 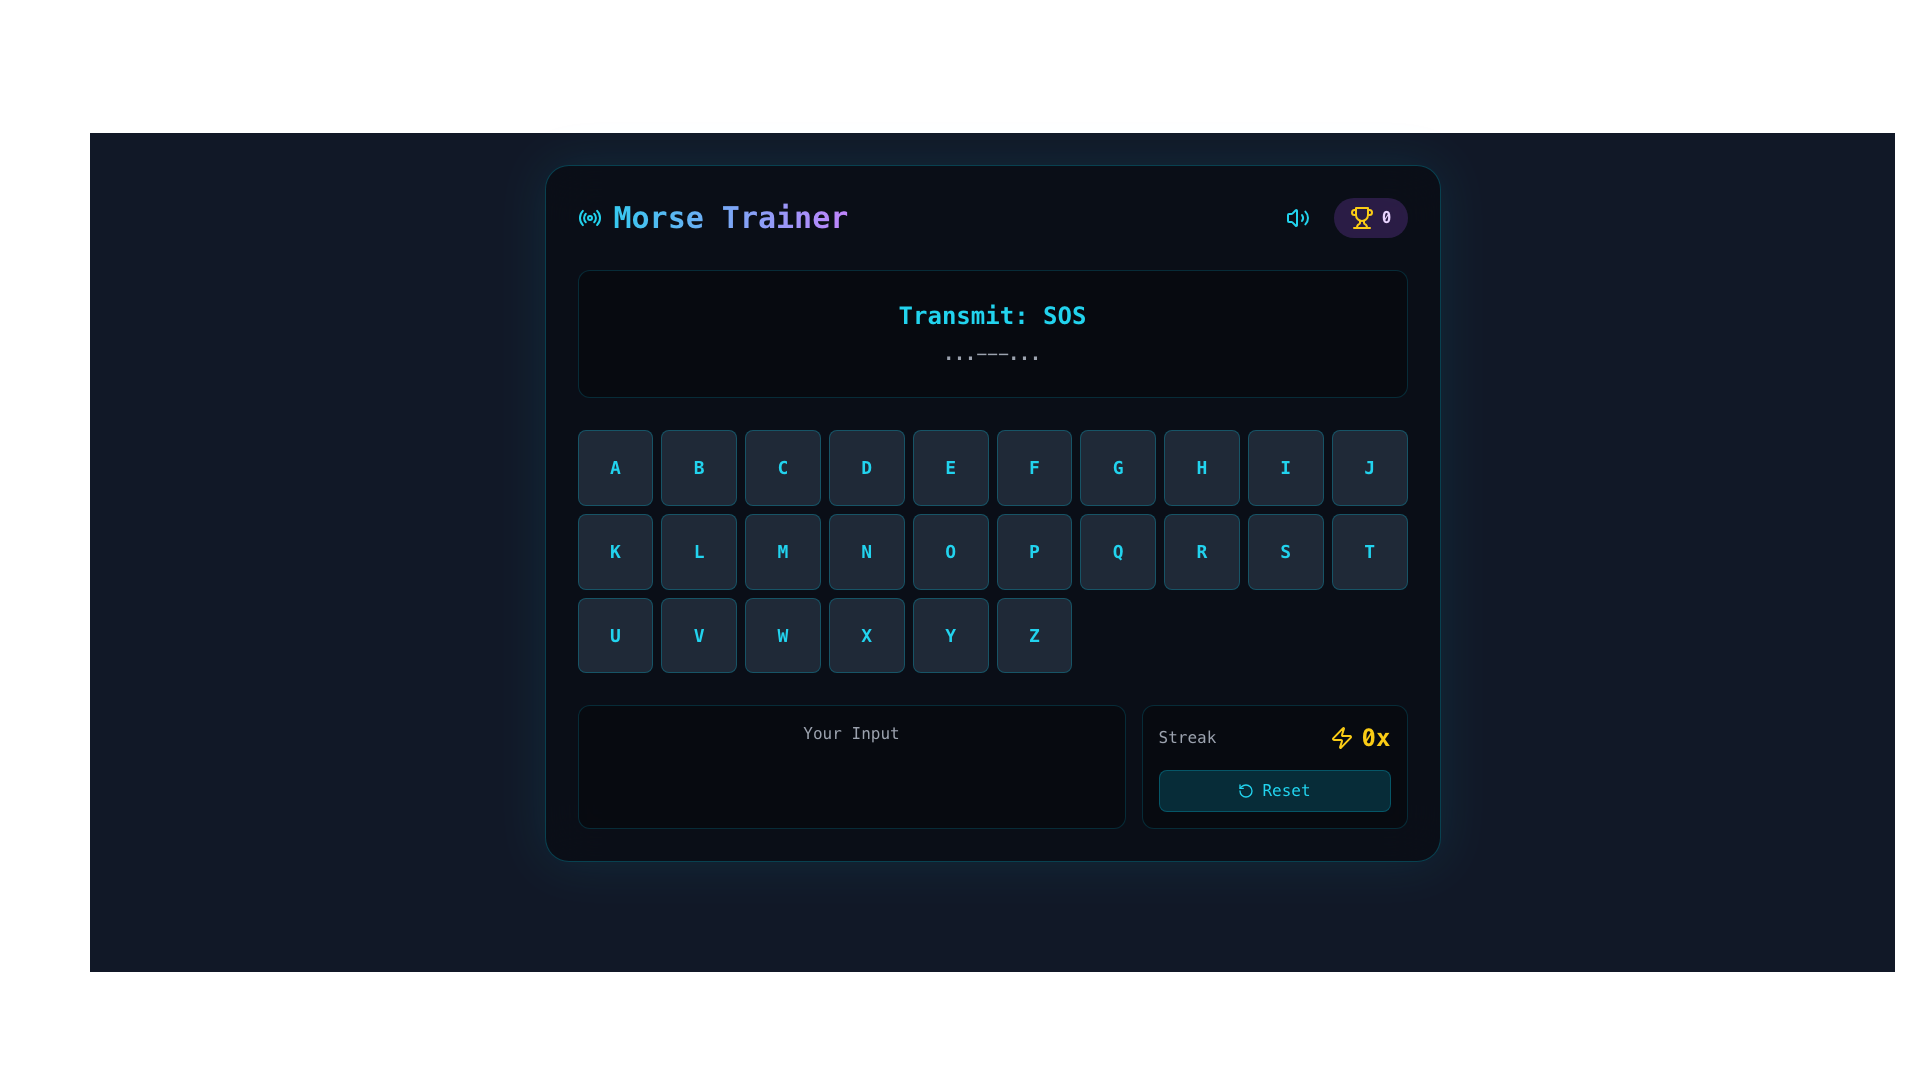 I want to click on the square button with rounded corners displaying the letter 'T' in a cyan-colored bold font, so click(x=1368, y=551).